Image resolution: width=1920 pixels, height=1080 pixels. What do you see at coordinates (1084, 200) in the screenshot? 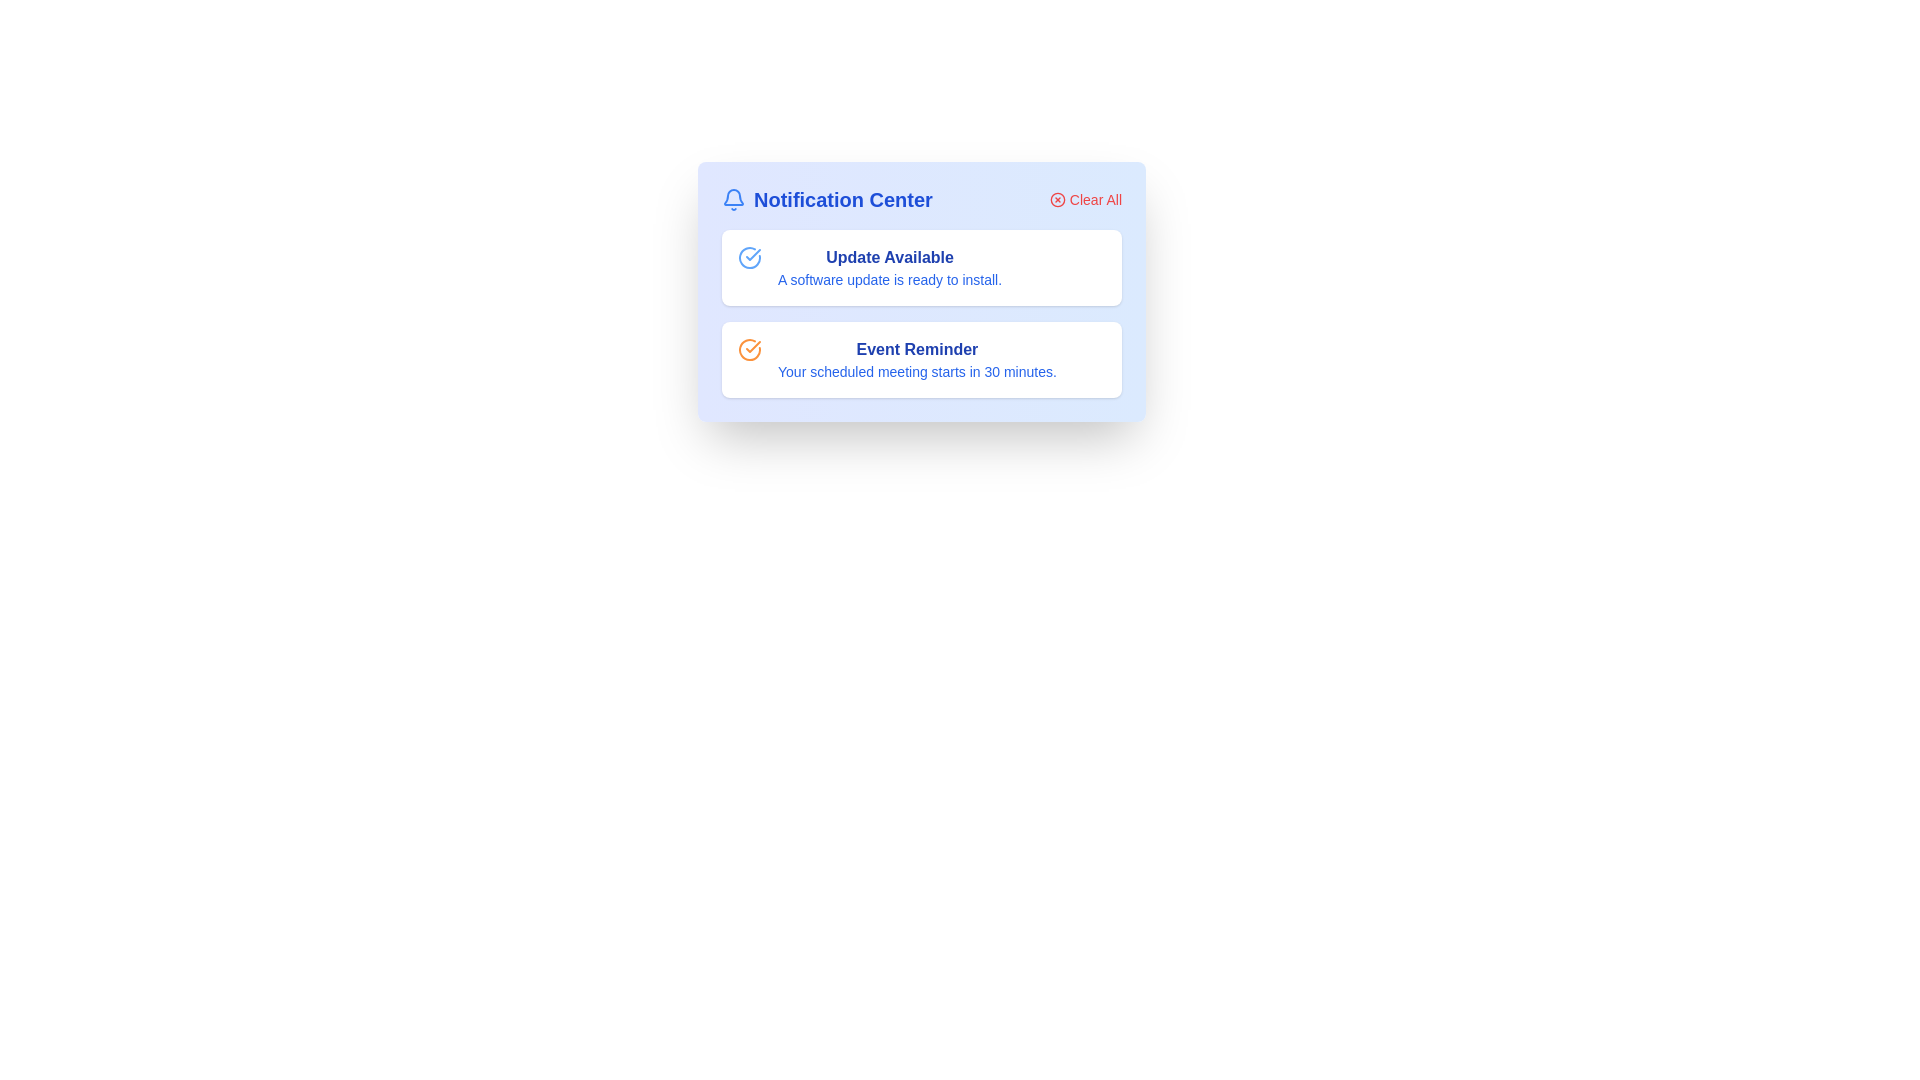
I see `the button to clear all notifications located to the right of the 'Notification Center' title in the header` at bounding box center [1084, 200].